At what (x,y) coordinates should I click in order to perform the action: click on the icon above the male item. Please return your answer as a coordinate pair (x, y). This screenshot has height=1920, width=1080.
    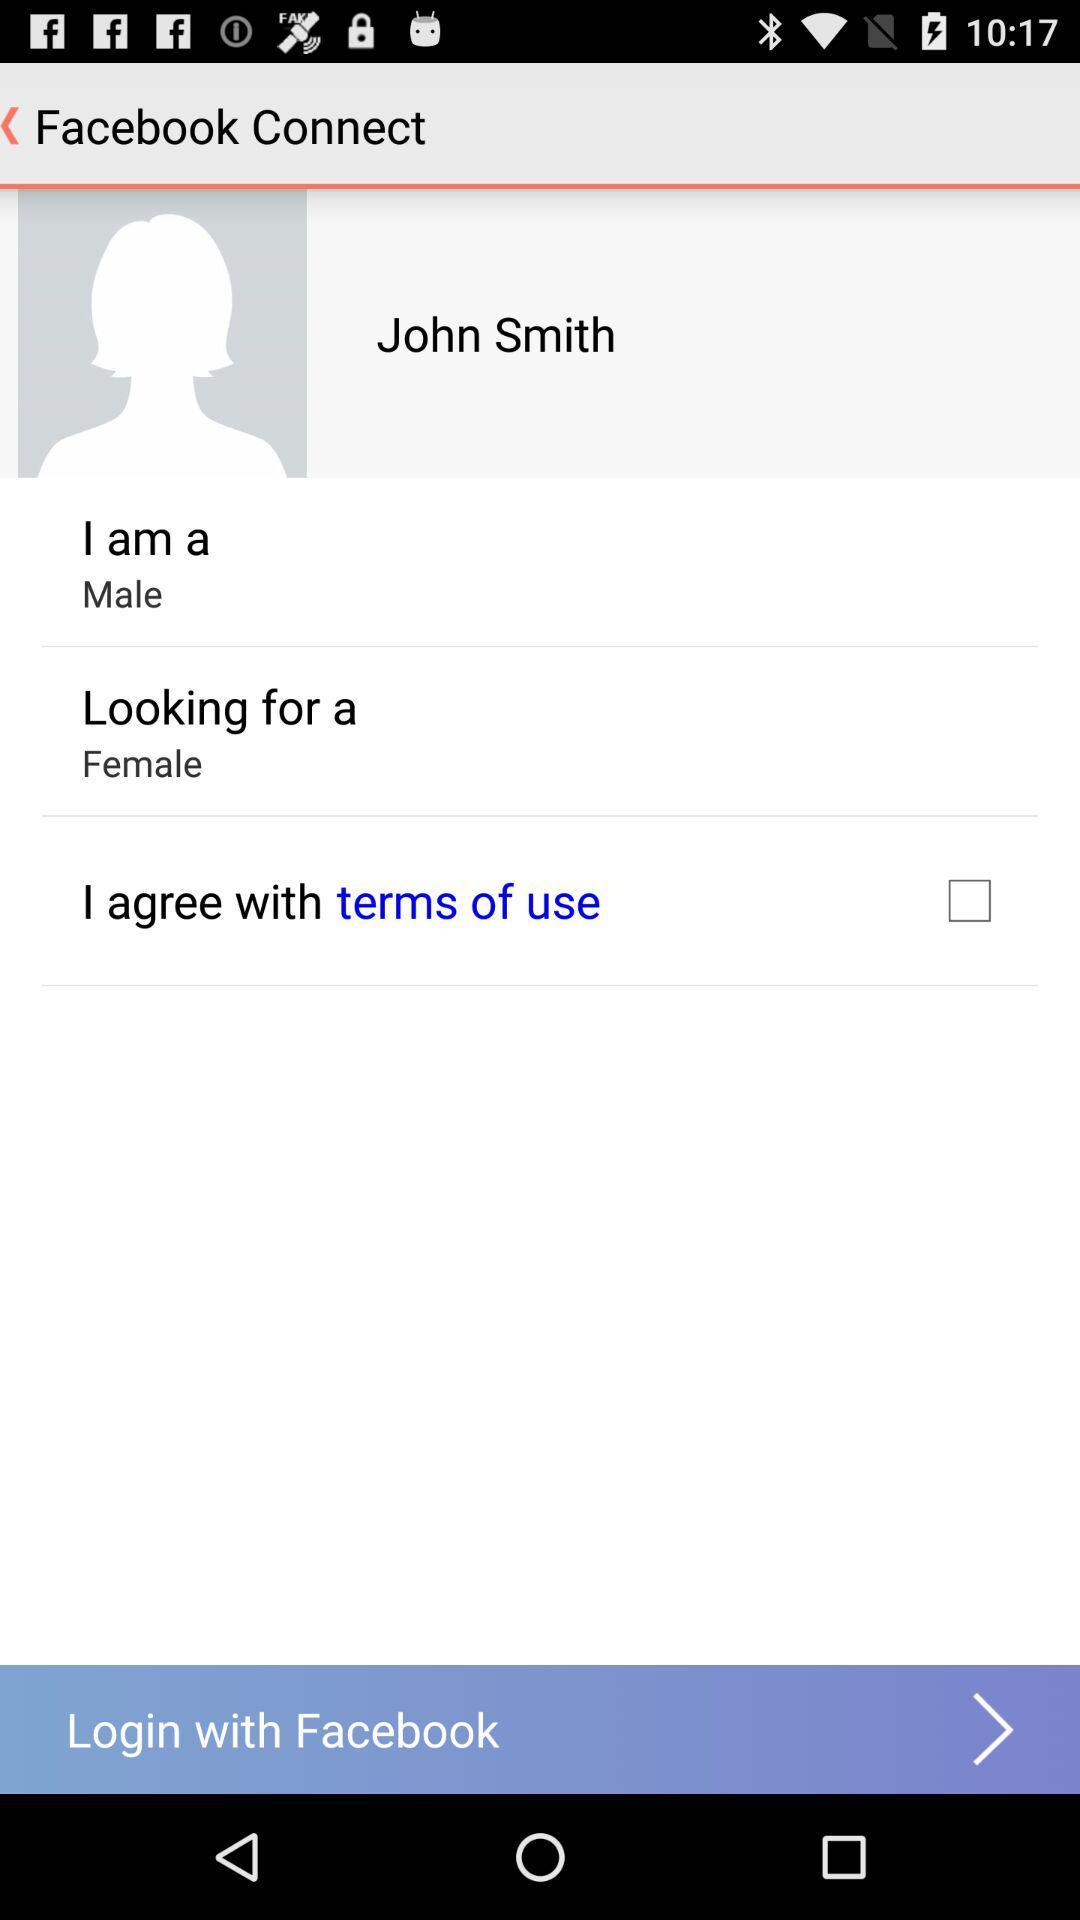
    Looking at the image, I should click on (145, 536).